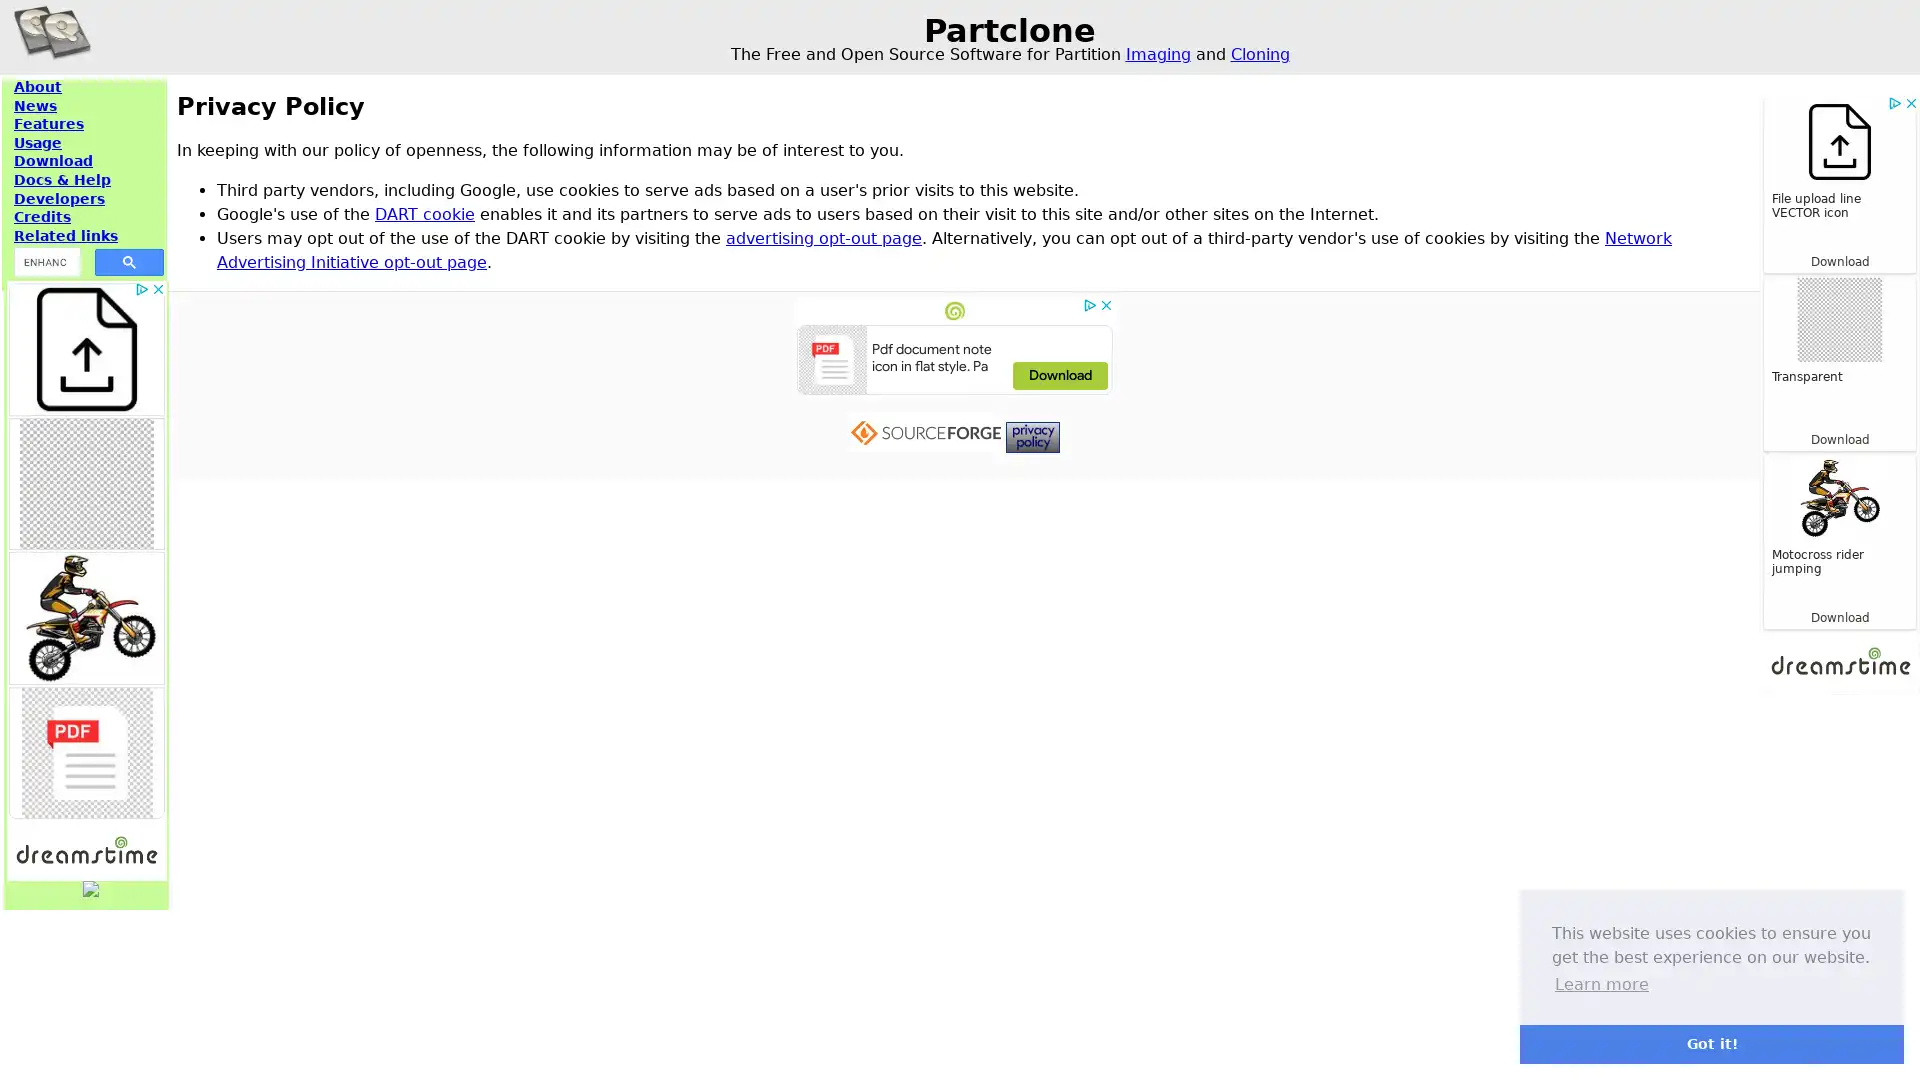  What do you see at coordinates (1602, 983) in the screenshot?
I see `learn more about cookies` at bounding box center [1602, 983].